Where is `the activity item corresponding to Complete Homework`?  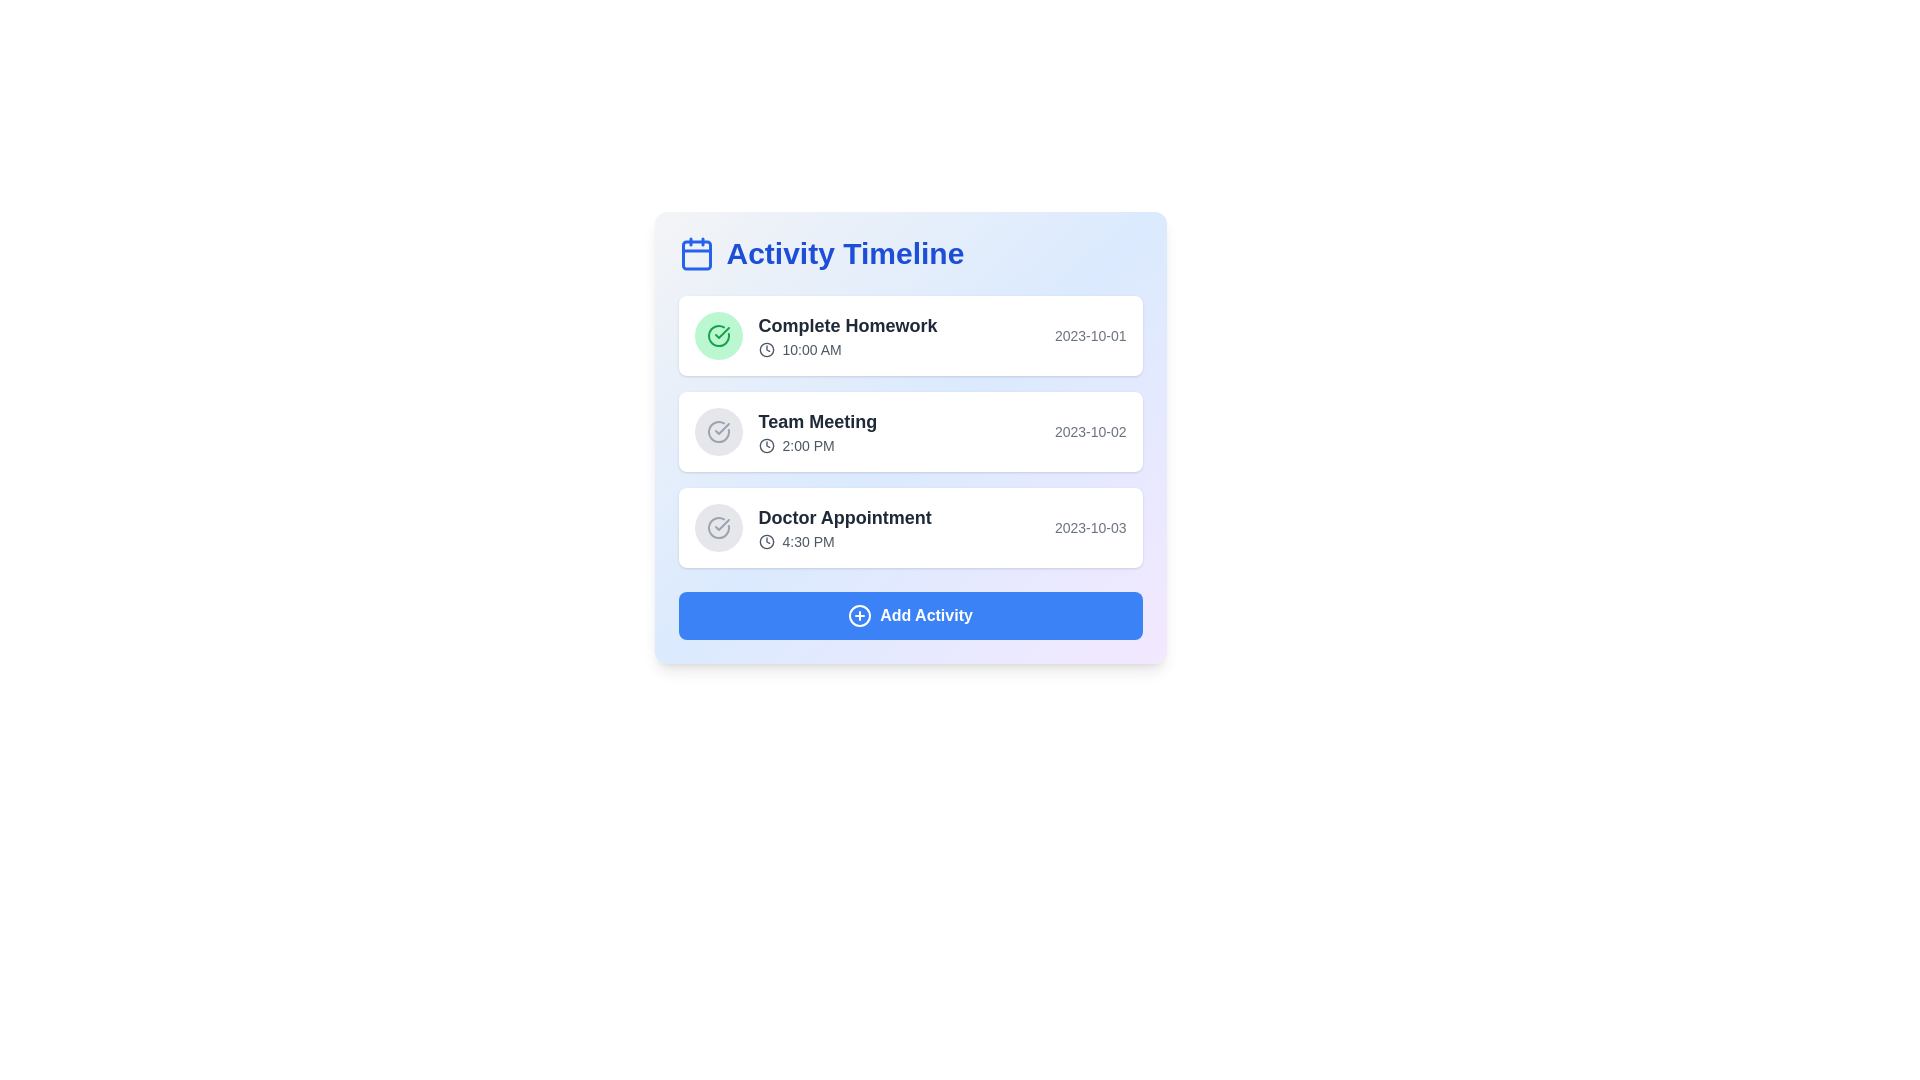
the activity item corresponding to Complete Homework is located at coordinates (909, 334).